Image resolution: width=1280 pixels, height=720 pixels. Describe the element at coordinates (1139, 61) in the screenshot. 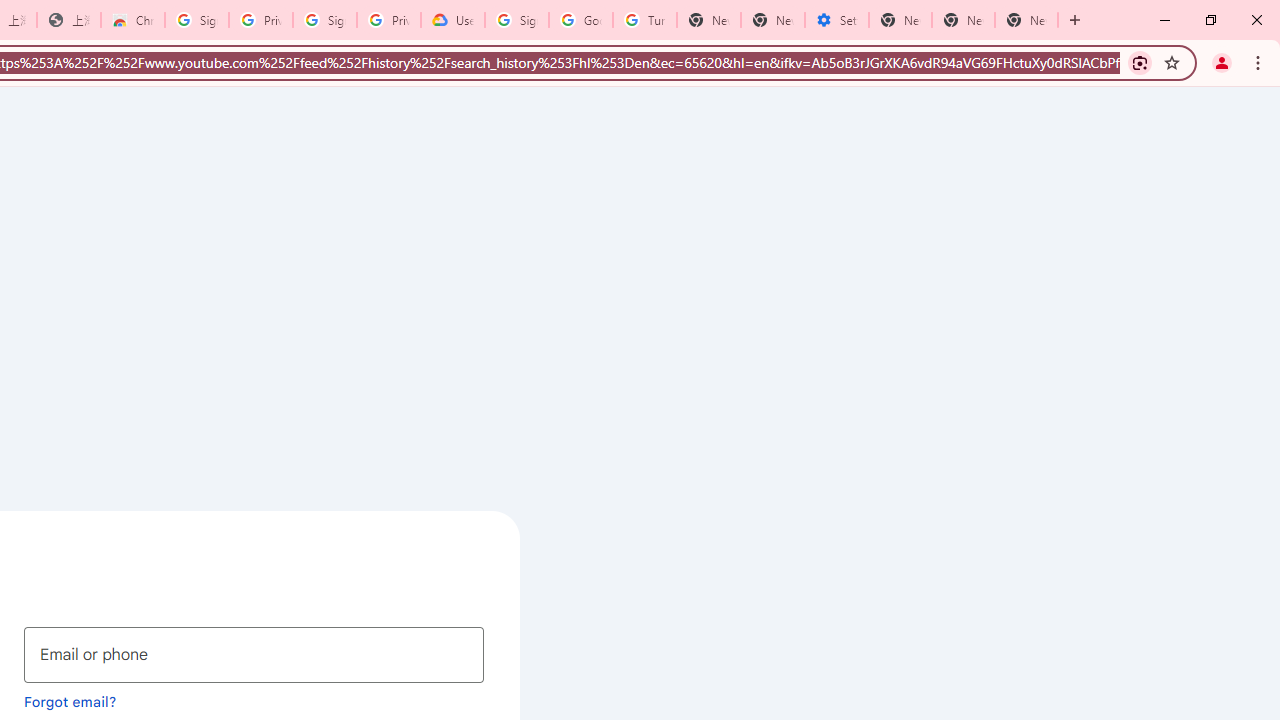

I see `'Search with Google Lens'` at that location.